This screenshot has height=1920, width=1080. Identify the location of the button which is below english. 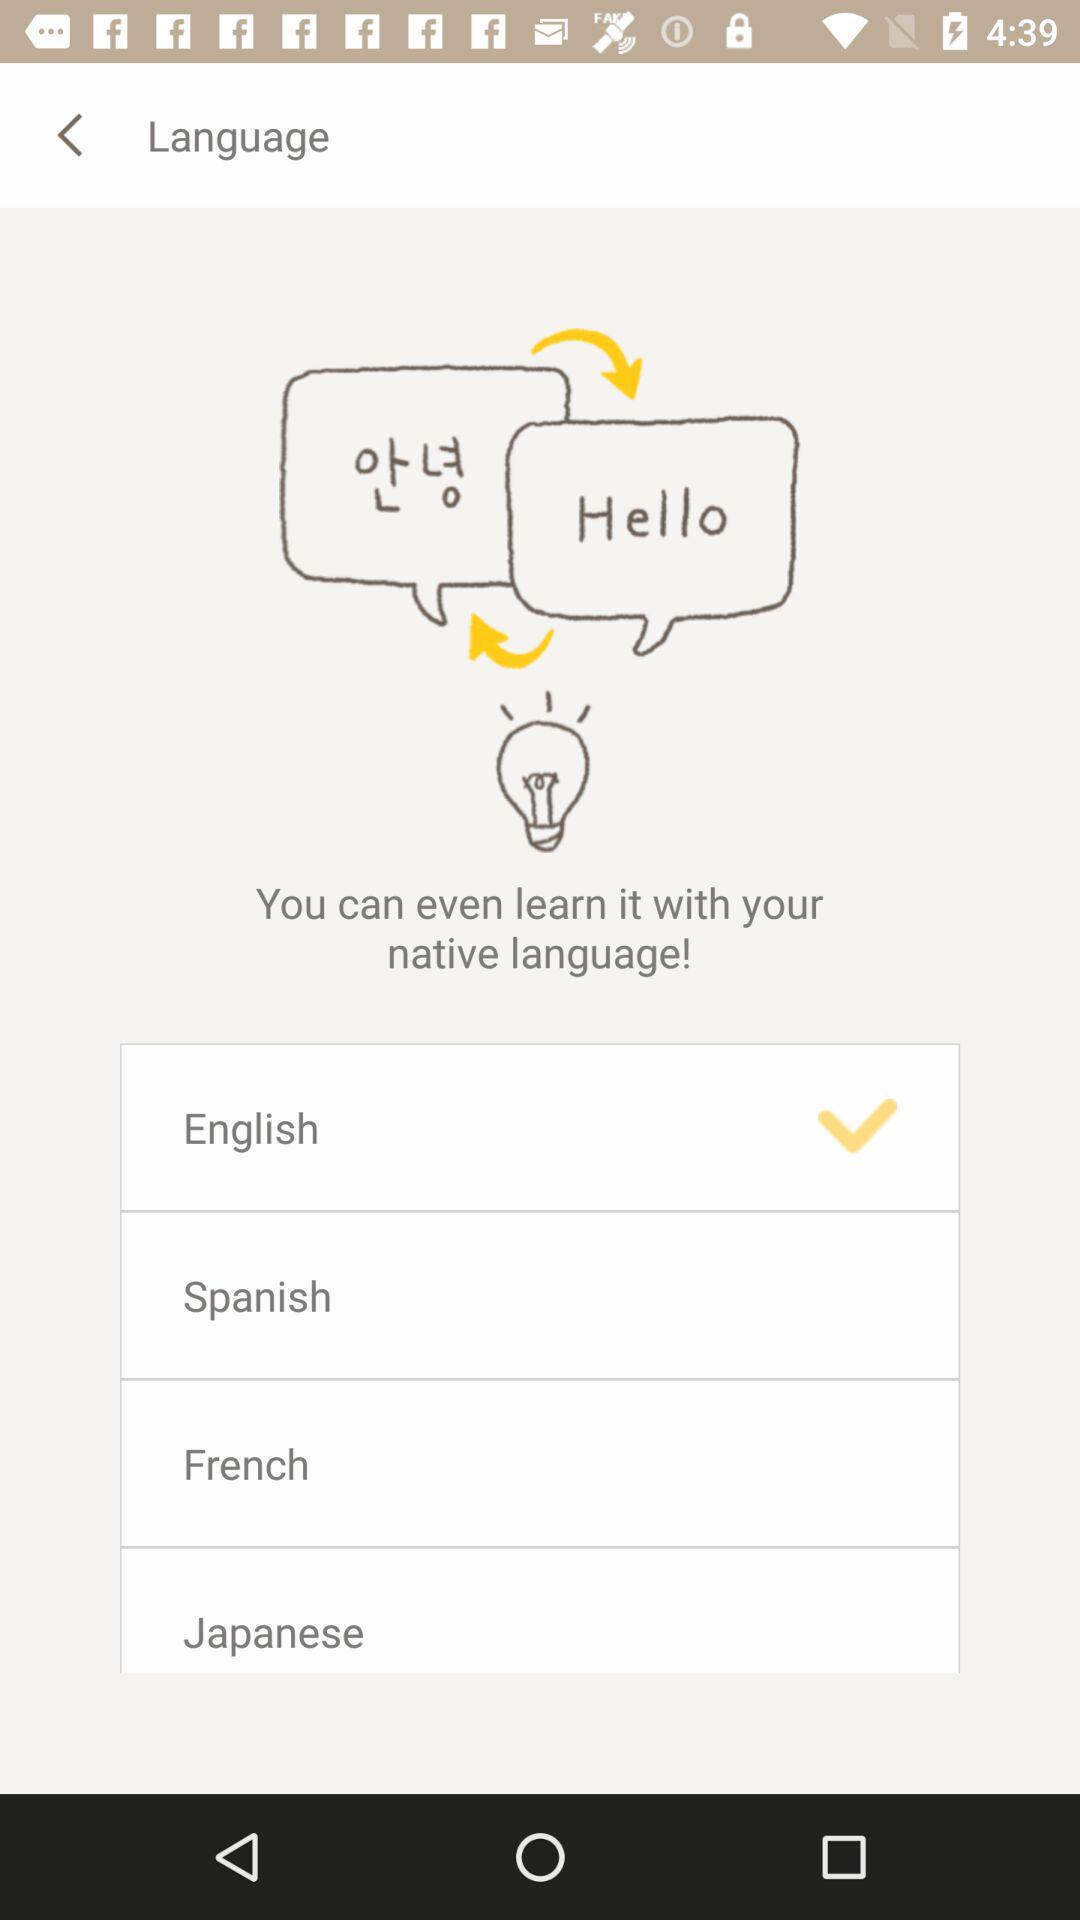
(540, 1295).